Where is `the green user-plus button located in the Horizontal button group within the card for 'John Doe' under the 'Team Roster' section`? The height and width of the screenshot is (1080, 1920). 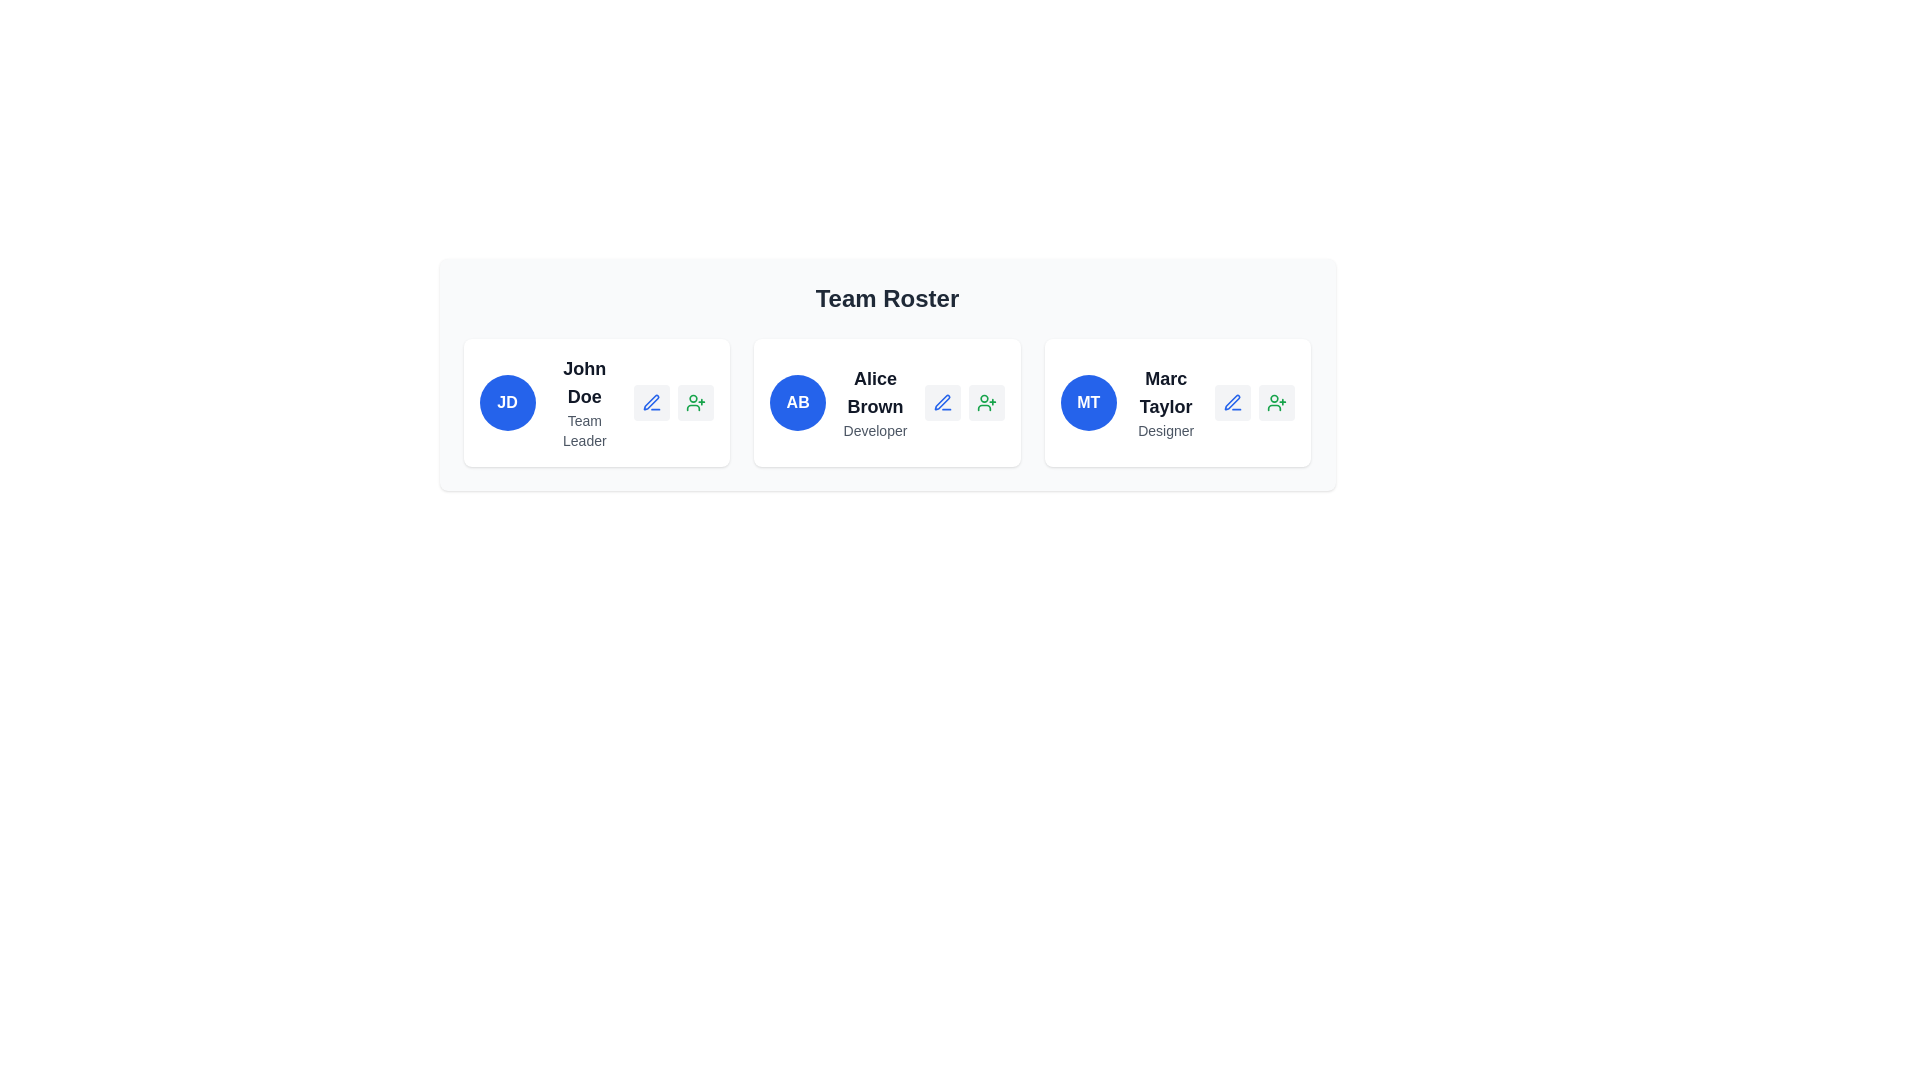
the green user-plus button located in the Horizontal button group within the card for 'John Doe' under the 'Team Roster' section is located at coordinates (673, 402).